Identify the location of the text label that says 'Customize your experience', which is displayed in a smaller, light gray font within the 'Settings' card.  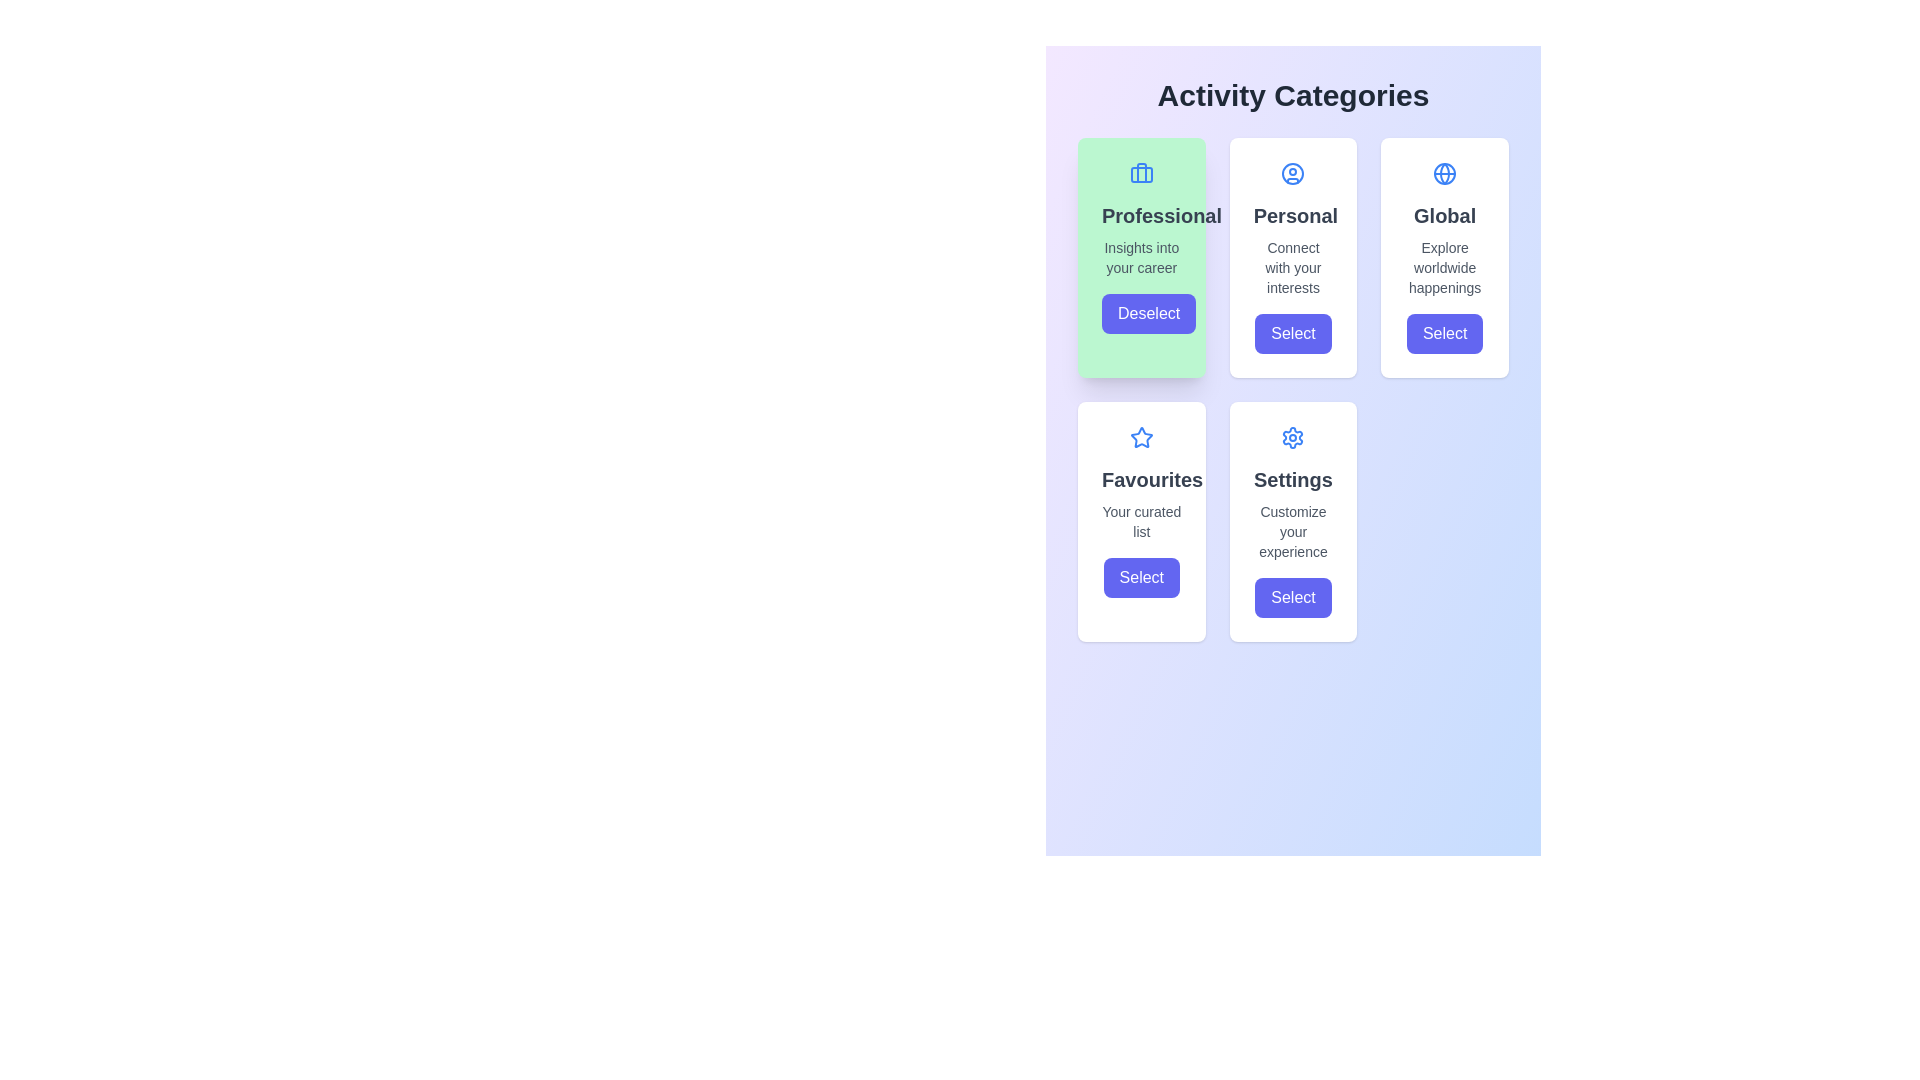
(1293, 531).